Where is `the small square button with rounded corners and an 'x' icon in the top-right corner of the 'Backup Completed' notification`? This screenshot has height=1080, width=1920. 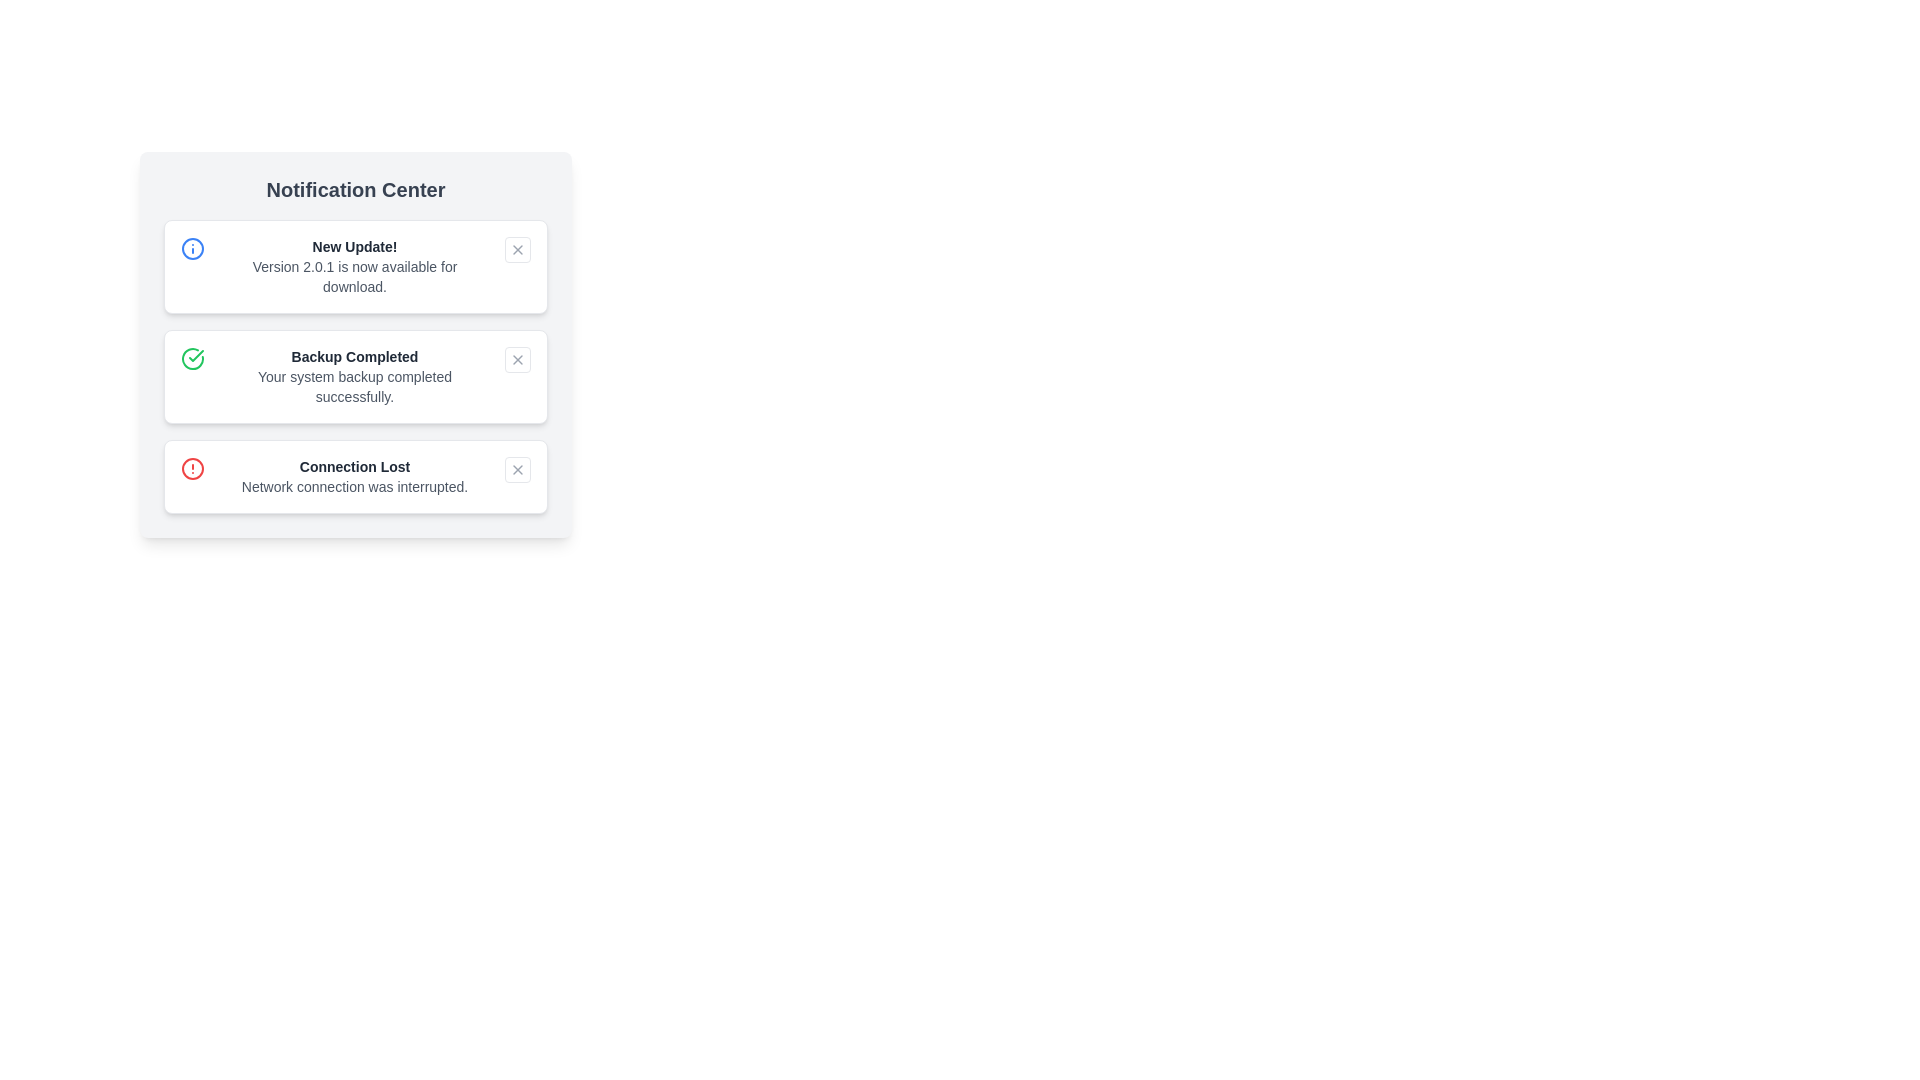 the small square button with rounded corners and an 'x' icon in the top-right corner of the 'Backup Completed' notification is located at coordinates (518, 358).